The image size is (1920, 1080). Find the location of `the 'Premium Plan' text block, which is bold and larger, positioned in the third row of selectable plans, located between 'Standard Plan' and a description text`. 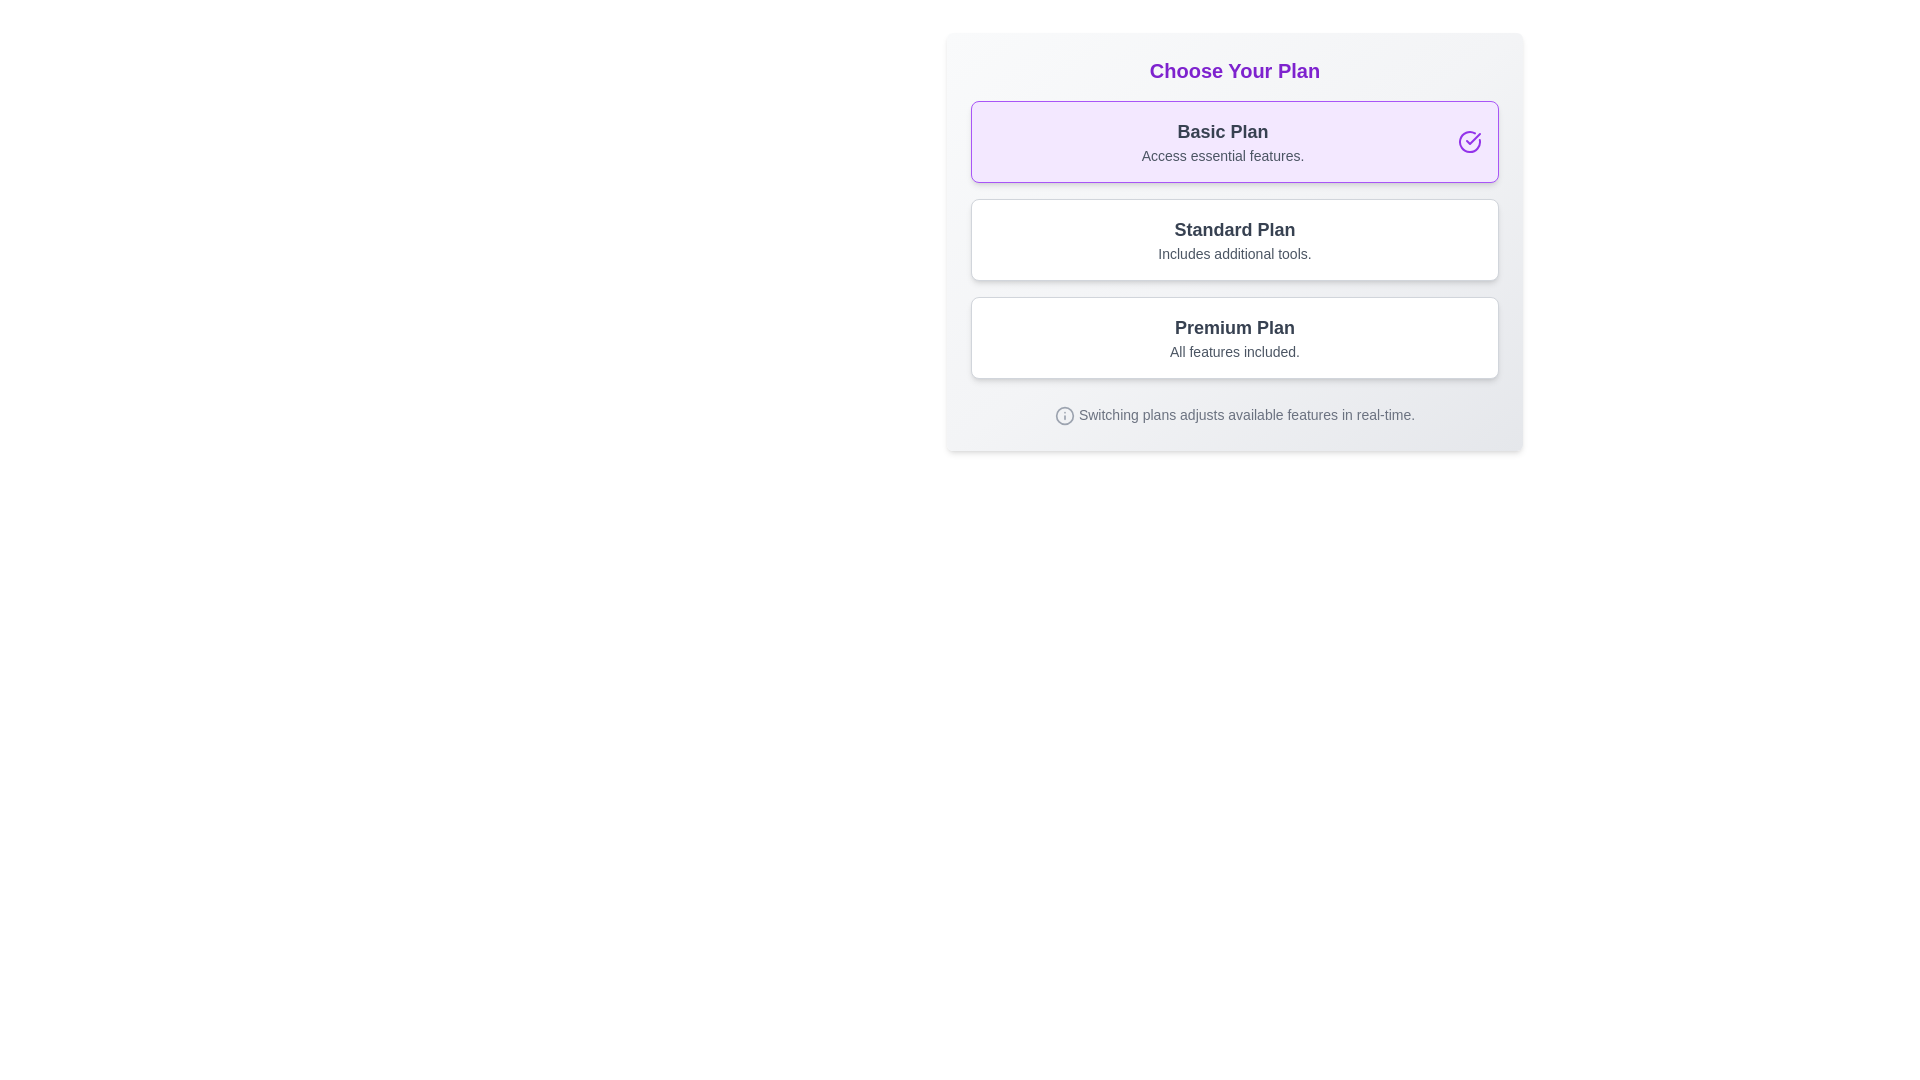

the 'Premium Plan' text block, which is bold and larger, positioned in the third row of selectable plans, located between 'Standard Plan' and a description text is located at coordinates (1233, 337).